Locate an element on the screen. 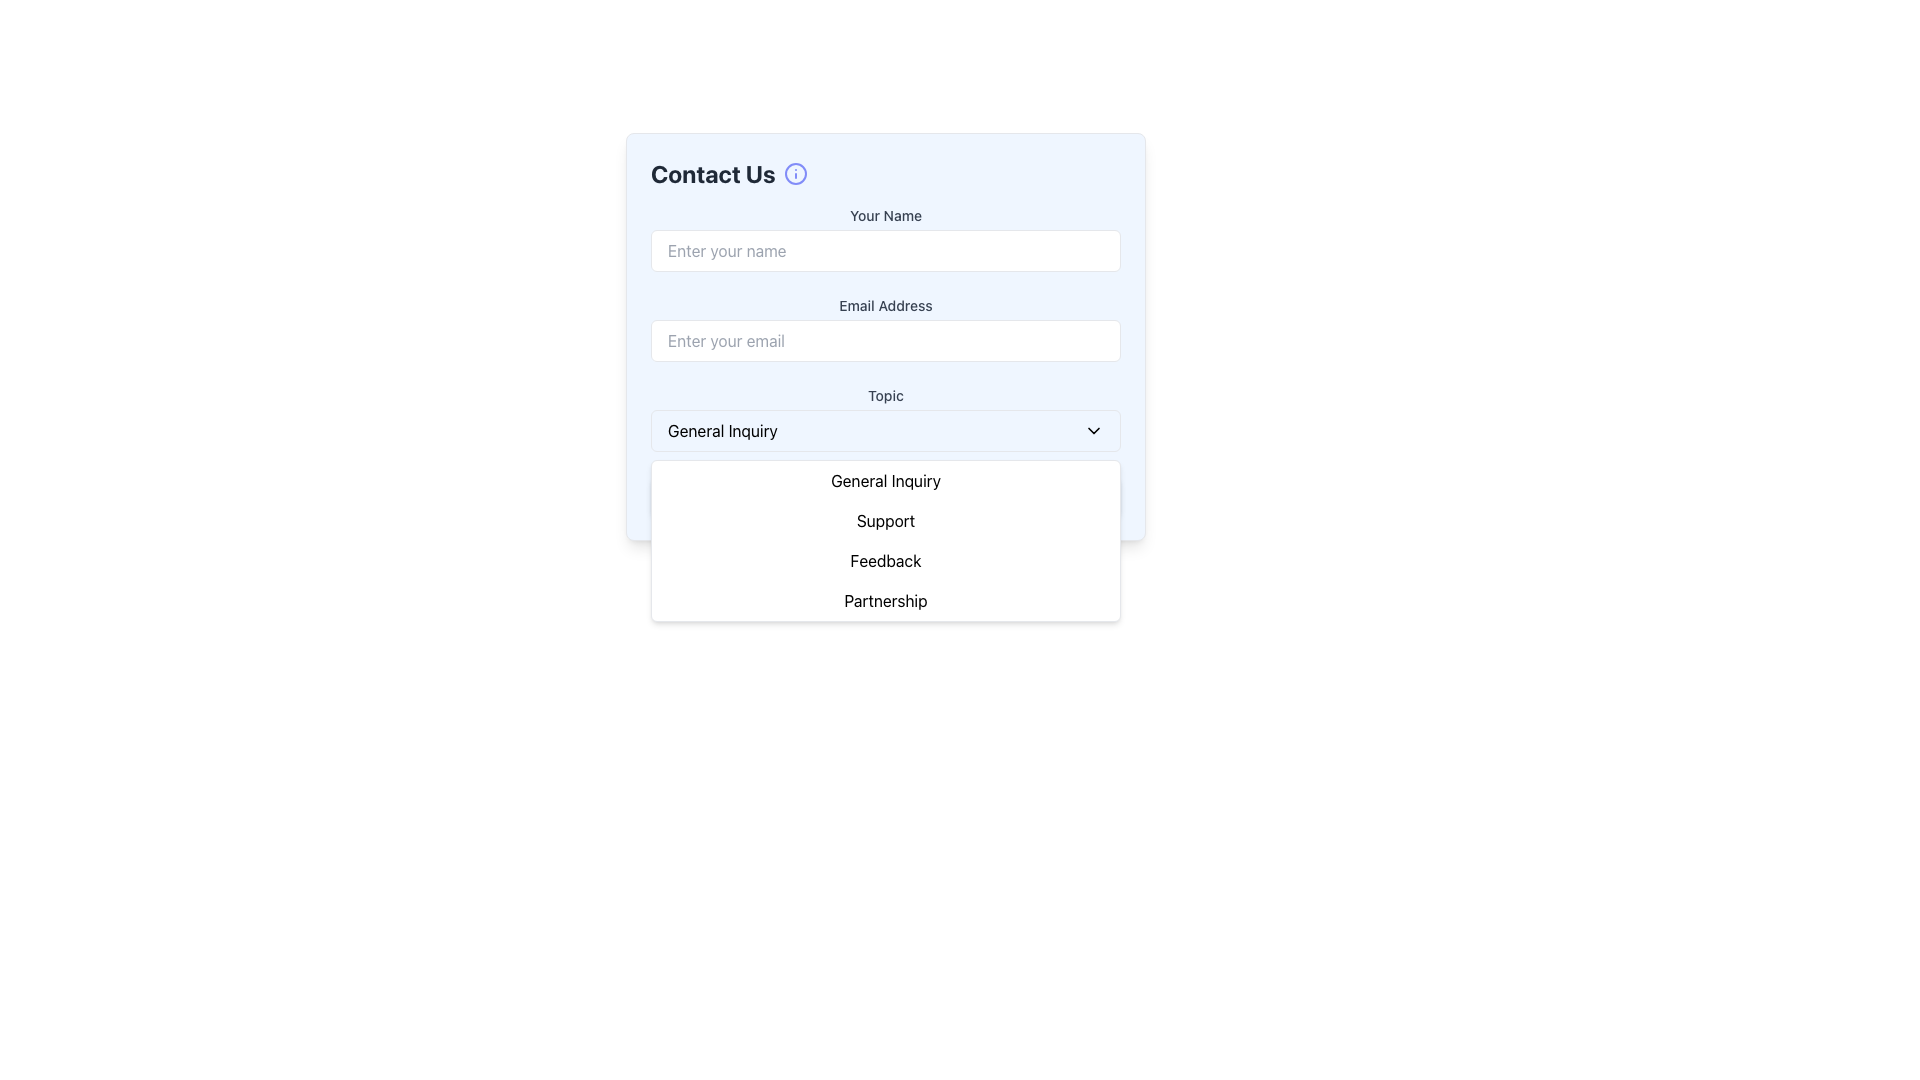  the 'Submit' button, which is a rectangular button with rounded corners, indigo background, and white text, located at the center of the form, directly below the 'Topic' dropdown menu is located at coordinates (885, 495).